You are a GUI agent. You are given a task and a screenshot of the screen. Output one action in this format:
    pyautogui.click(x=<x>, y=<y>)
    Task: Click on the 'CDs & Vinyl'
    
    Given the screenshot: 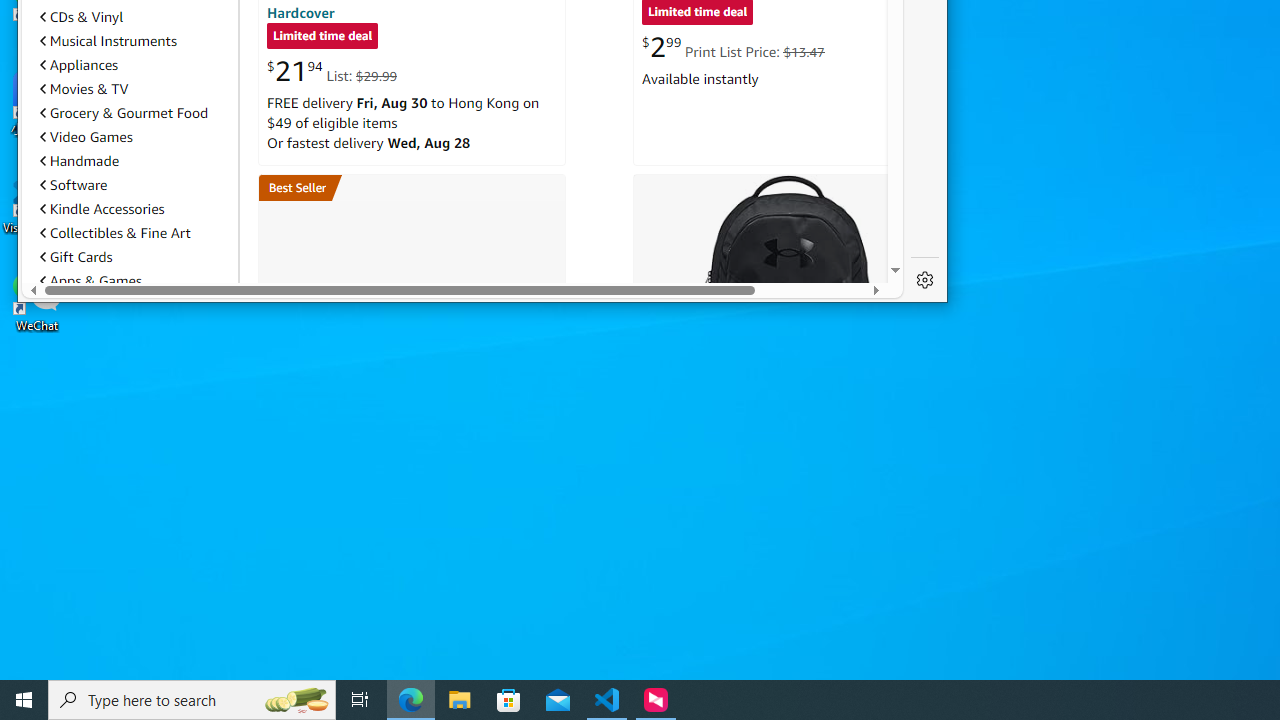 What is the action you would take?
    pyautogui.click(x=80, y=16)
    